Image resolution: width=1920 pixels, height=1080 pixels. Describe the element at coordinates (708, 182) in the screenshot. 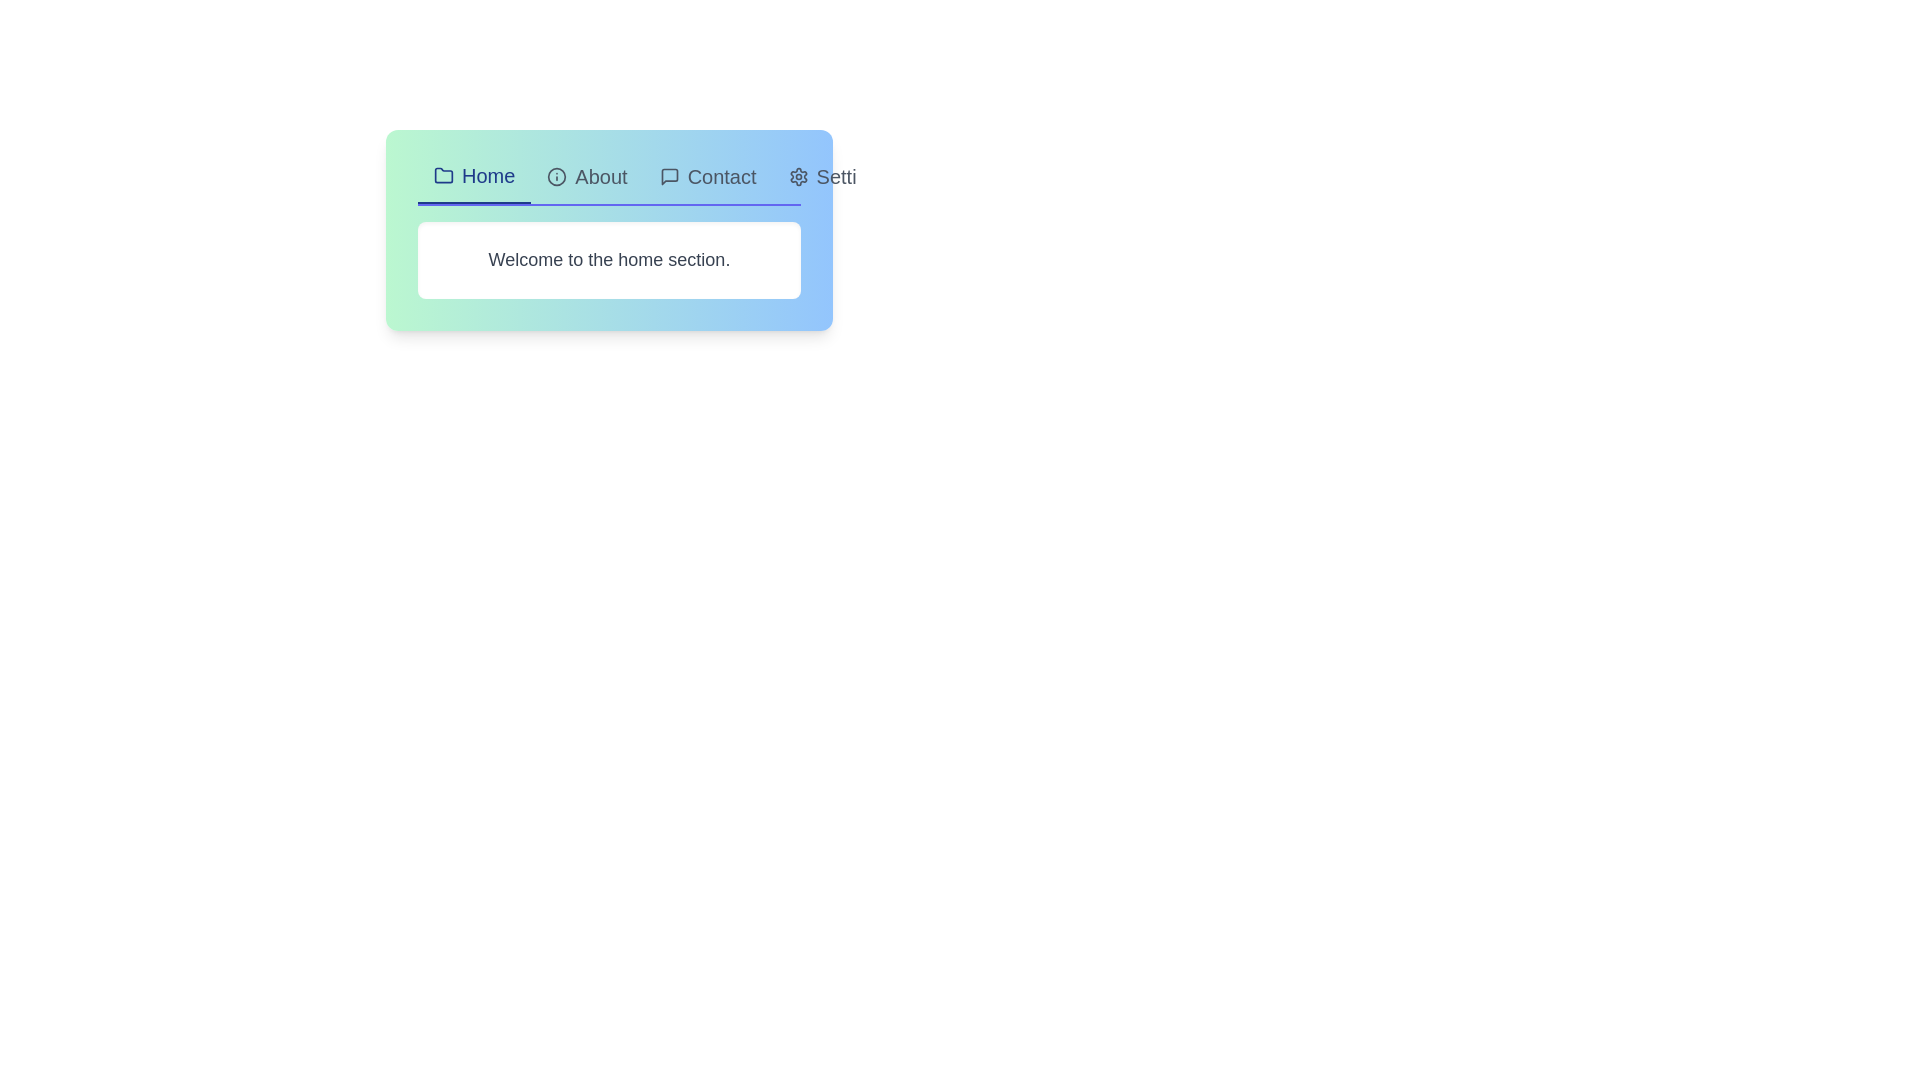

I see `the tab labeled Contact` at that location.